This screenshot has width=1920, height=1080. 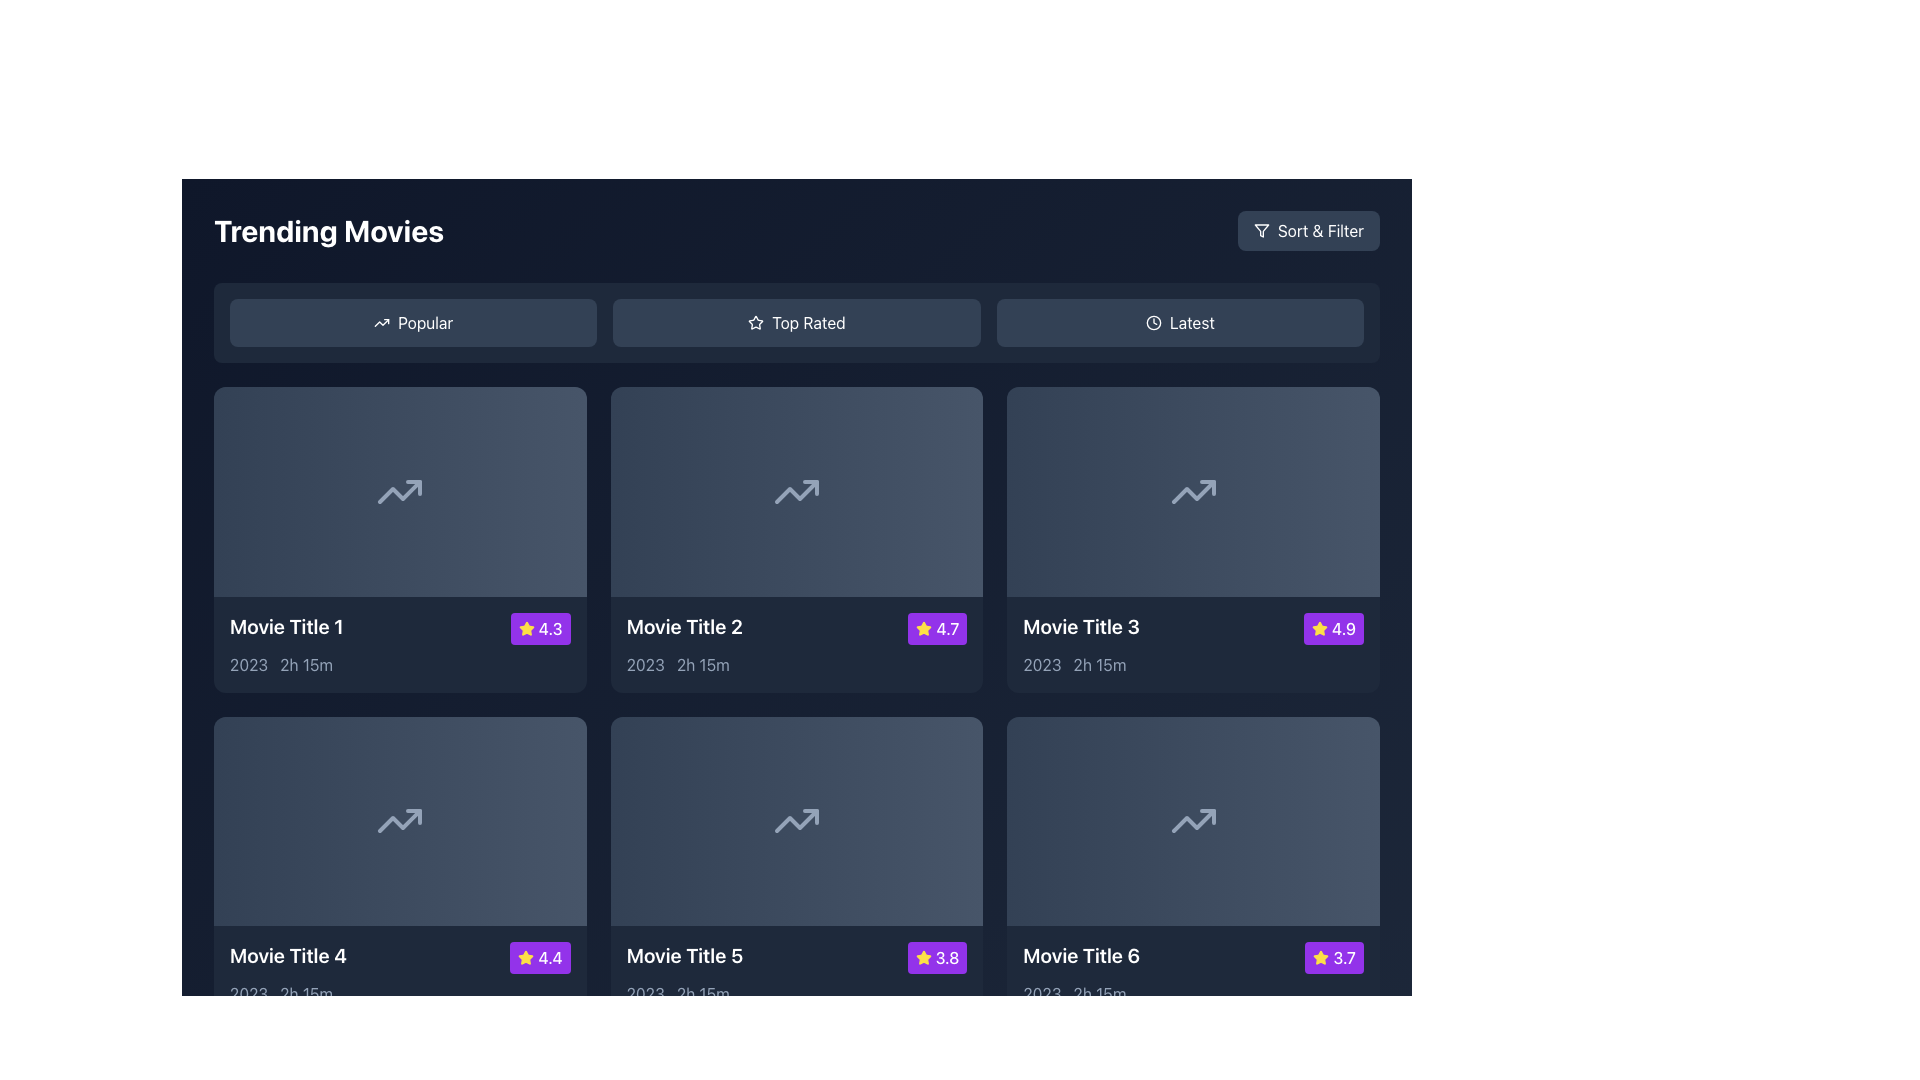 I want to click on the sorting and filtering button located at the top-right corner of the 'Trending Movies' section to observe the hover styling changes, so click(x=1308, y=230).